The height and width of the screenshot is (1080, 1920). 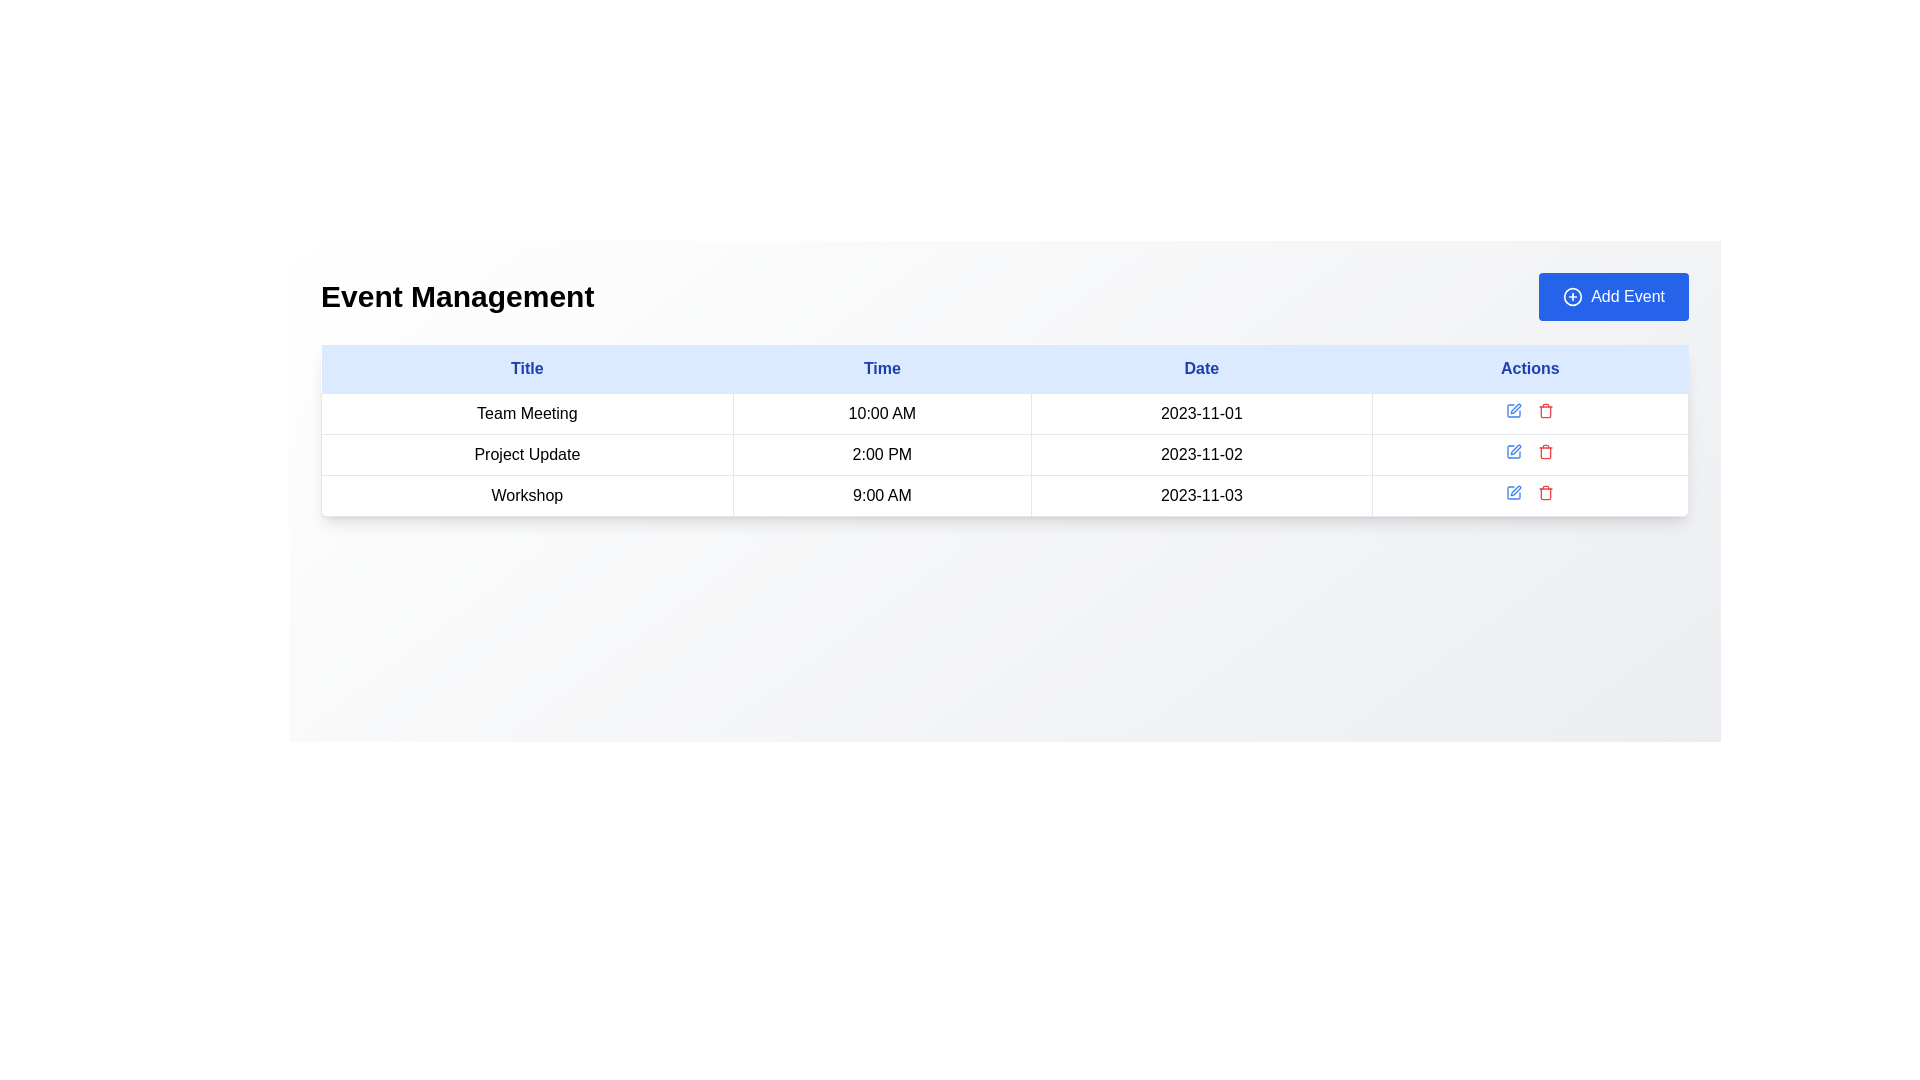 What do you see at coordinates (1200, 495) in the screenshot?
I see `the text label displaying the date '2023-11-03' located in the third column of the last row in the table, which has a border and padding, and is positioned after the '9:00 AM' cell` at bounding box center [1200, 495].